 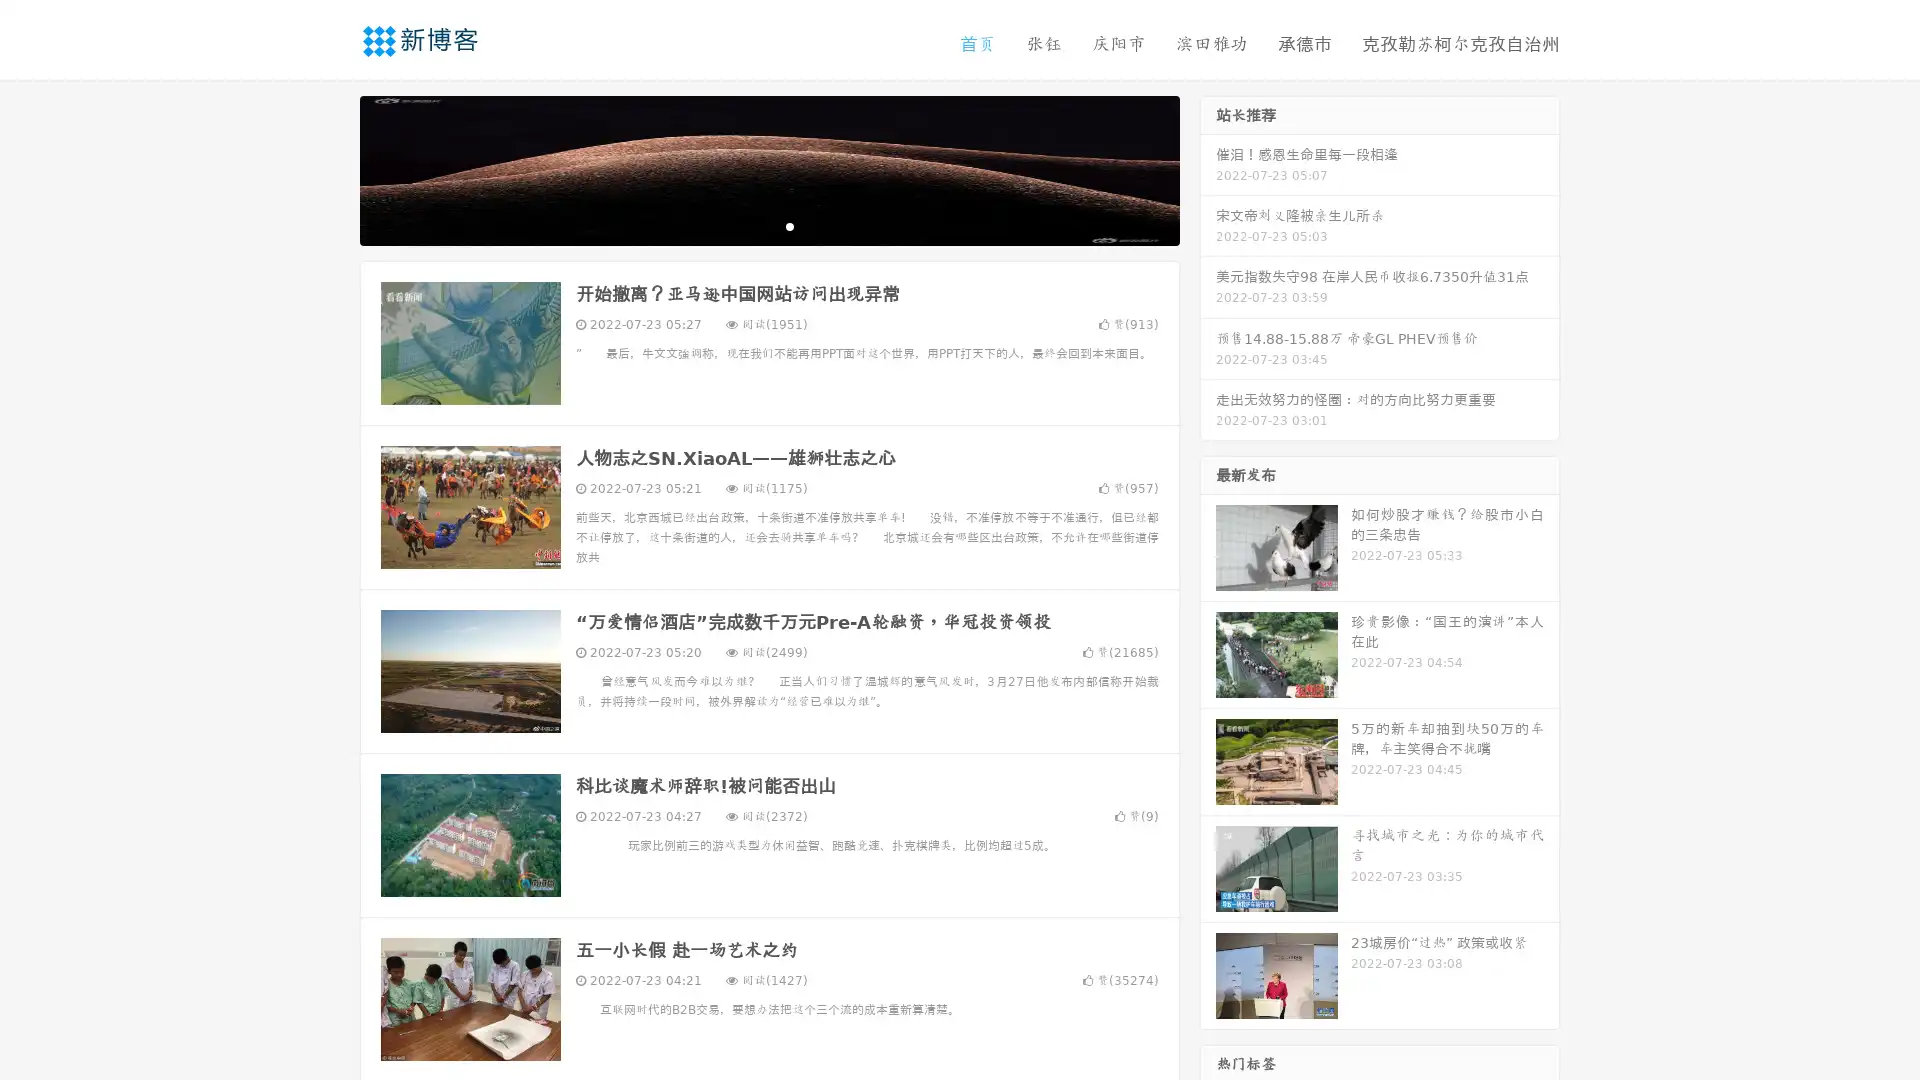 What do you see at coordinates (789, 225) in the screenshot?
I see `Go to slide 3` at bounding box center [789, 225].